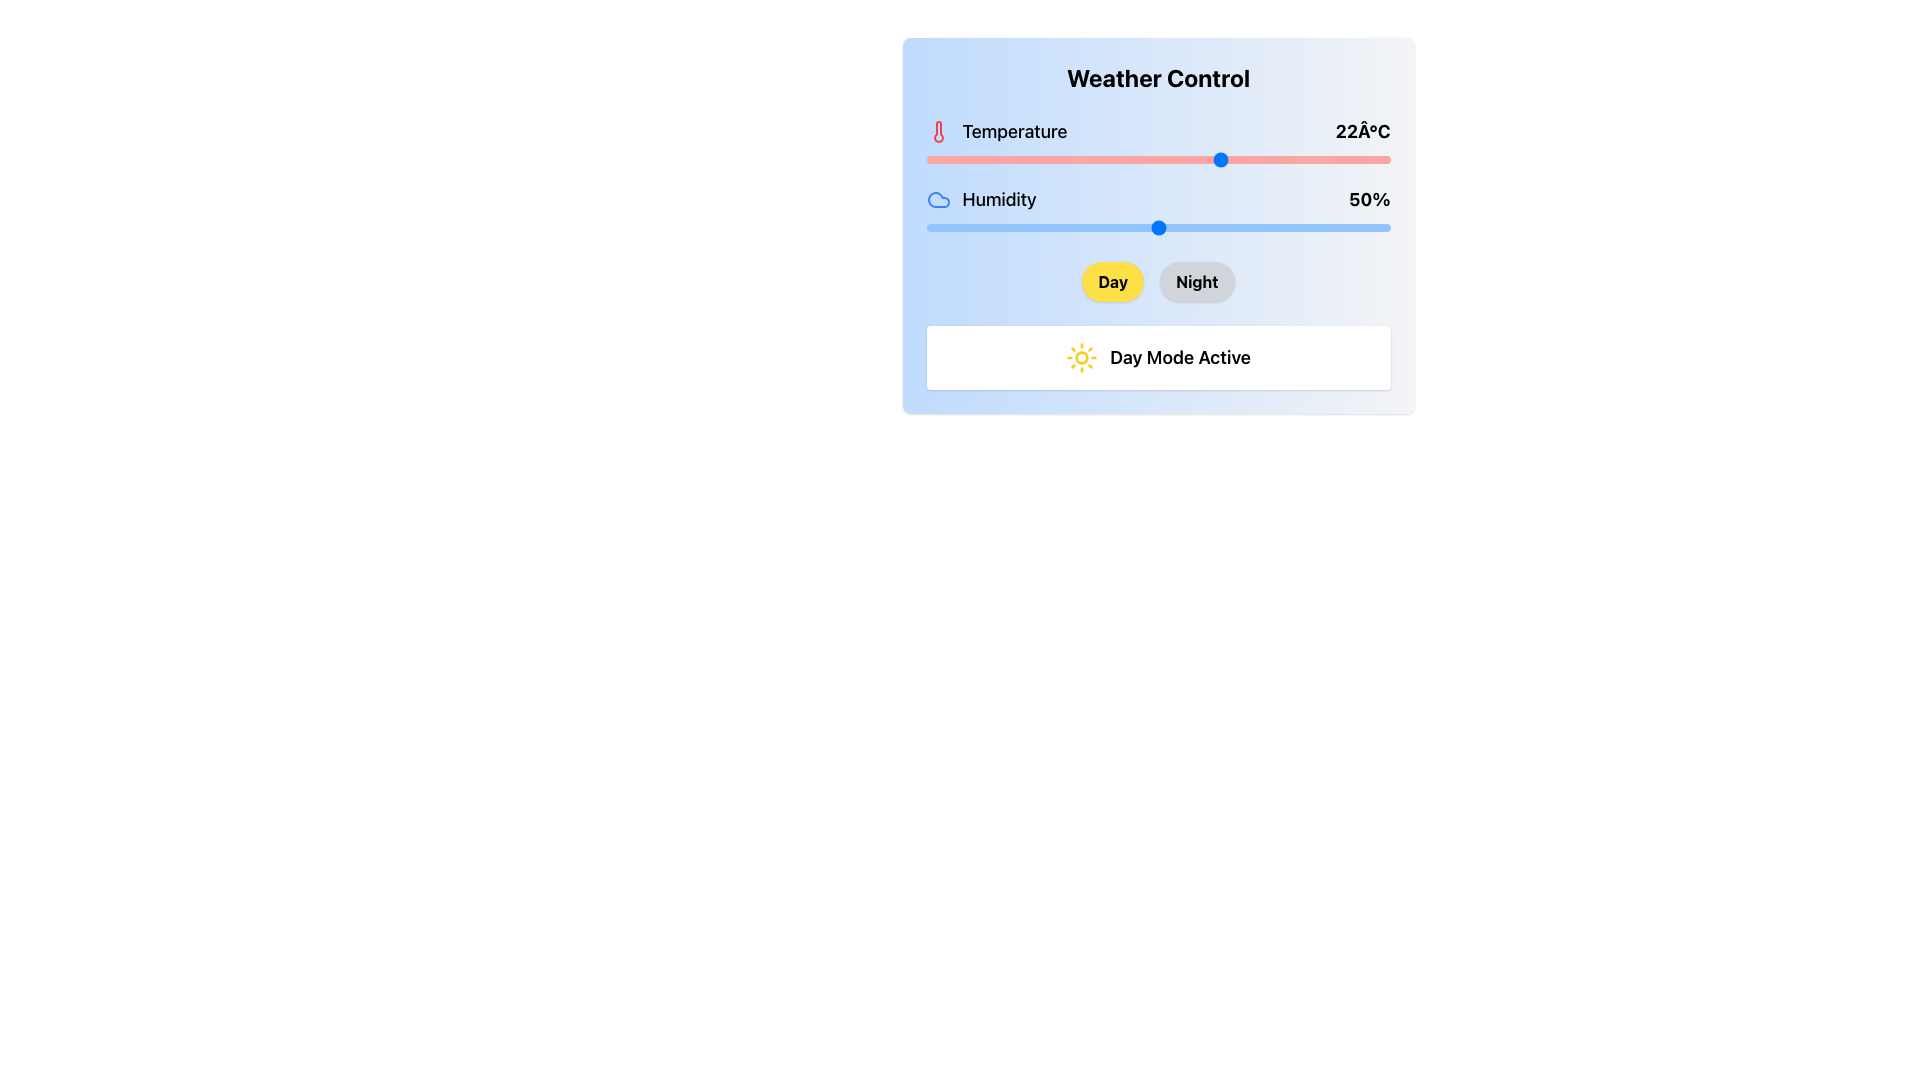  What do you see at coordinates (968, 226) in the screenshot?
I see `the humidity level` at bounding box center [968, 226].